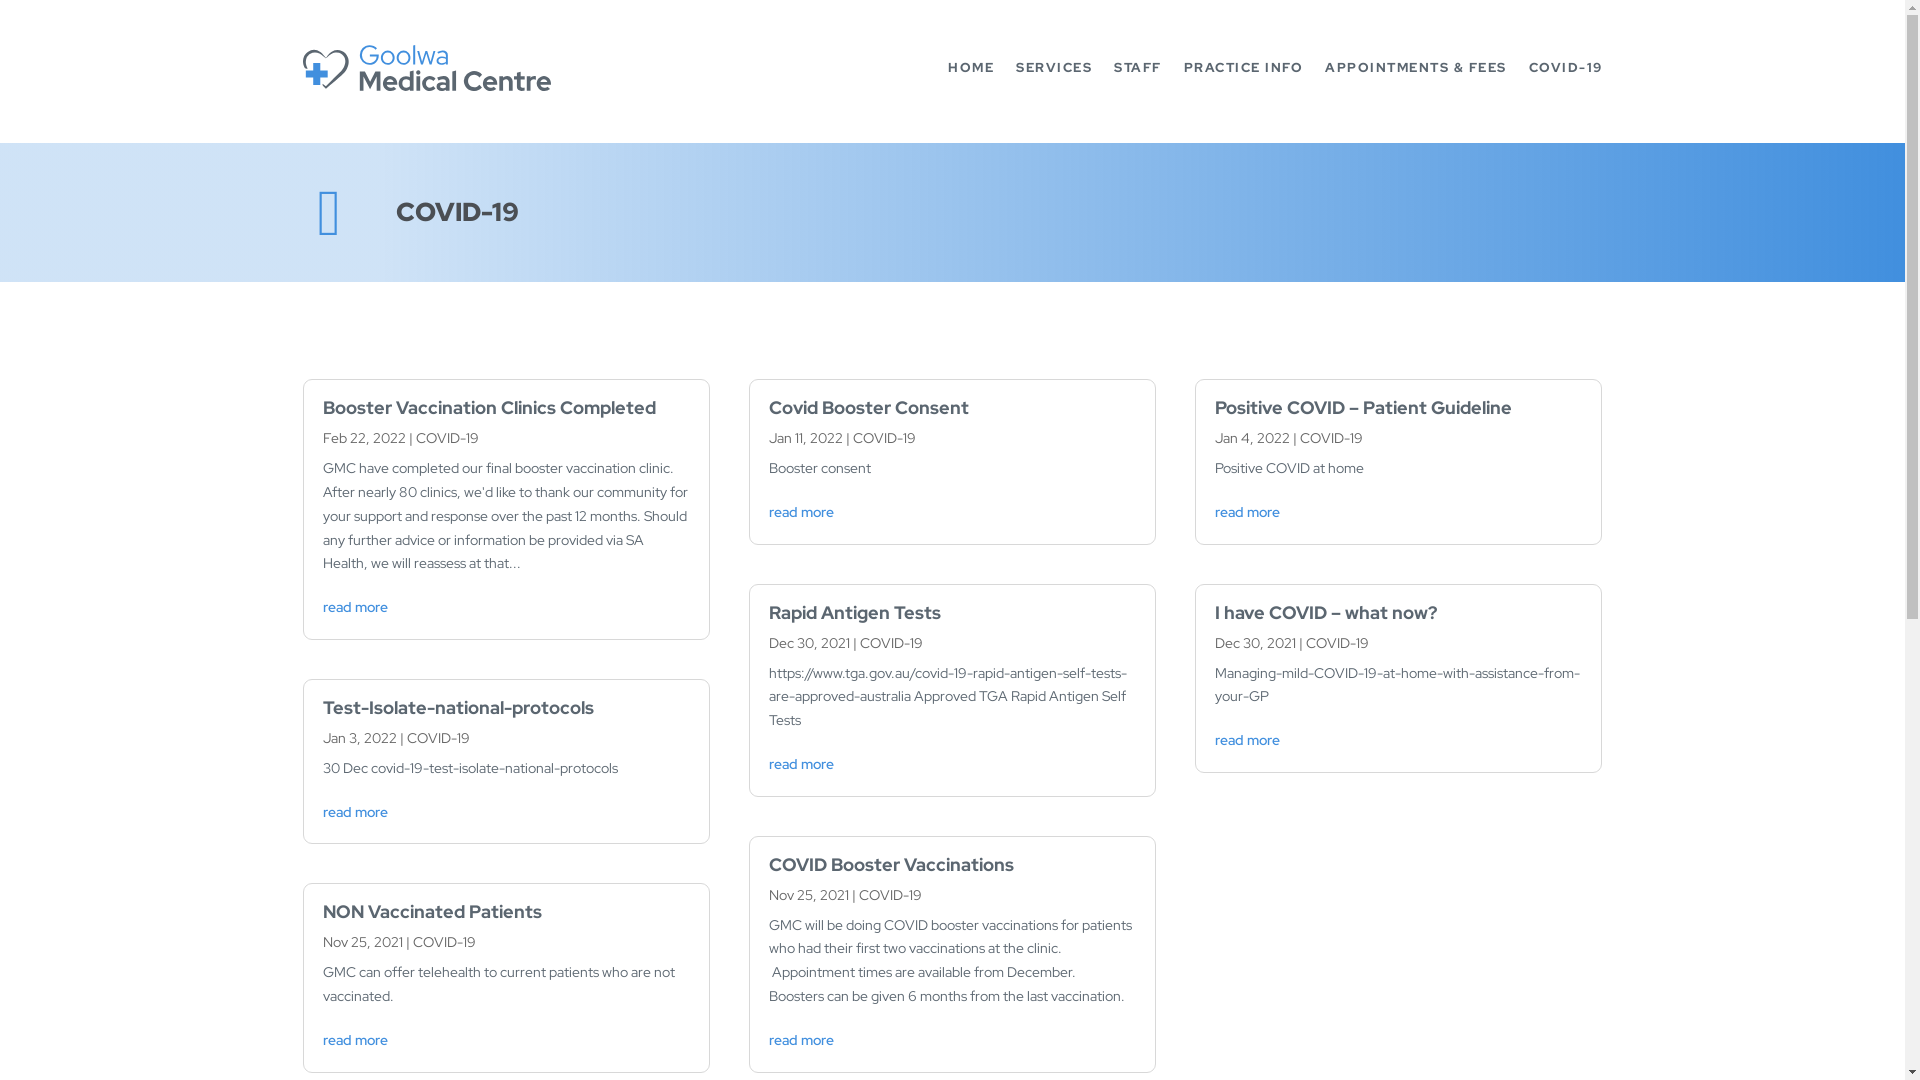 This screenshot has height=1080, width=1920. Describe the element at coordinates (436, 737) in the screenshot. I see `'COVID-19'` at that location.